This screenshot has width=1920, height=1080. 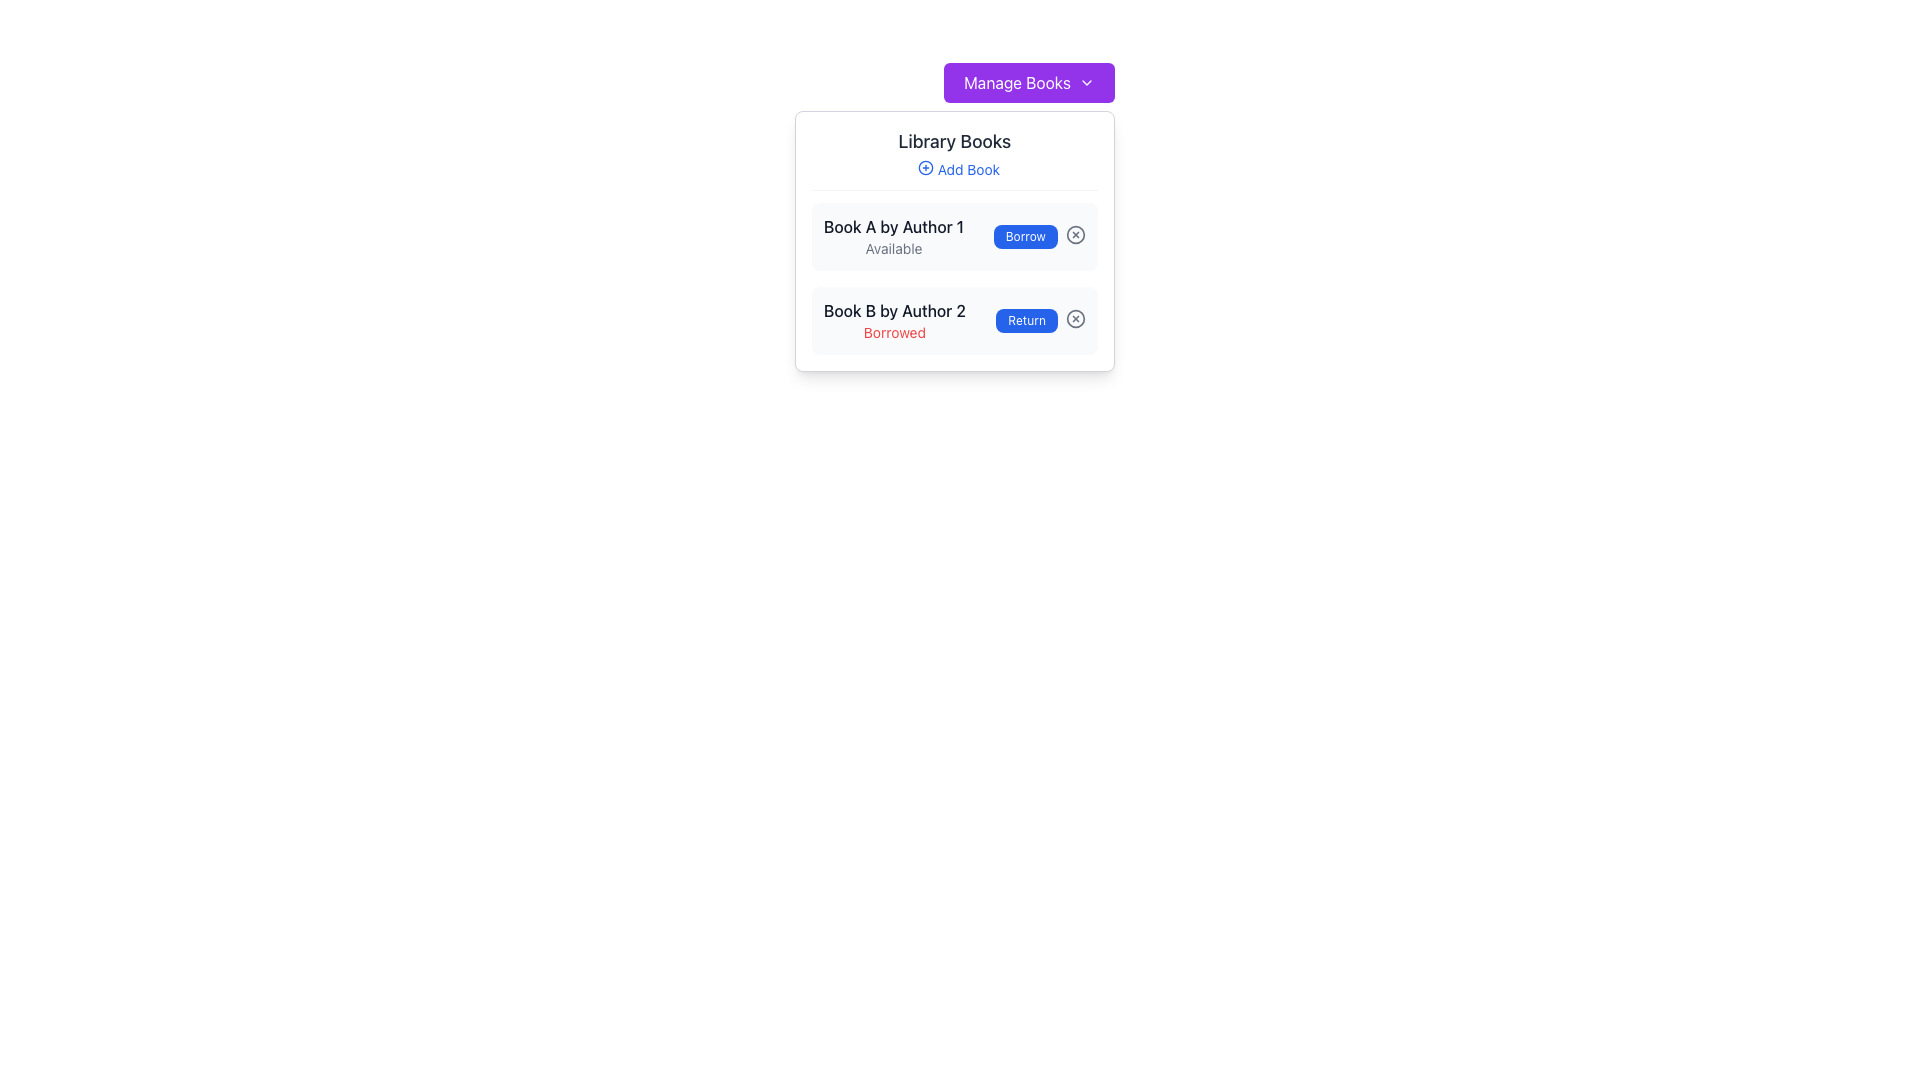 I want to click on the text display that shows the title of the book and its borrowing status, which is positioned above the 'Return' button in the library books list, so click(x=893, y=319).